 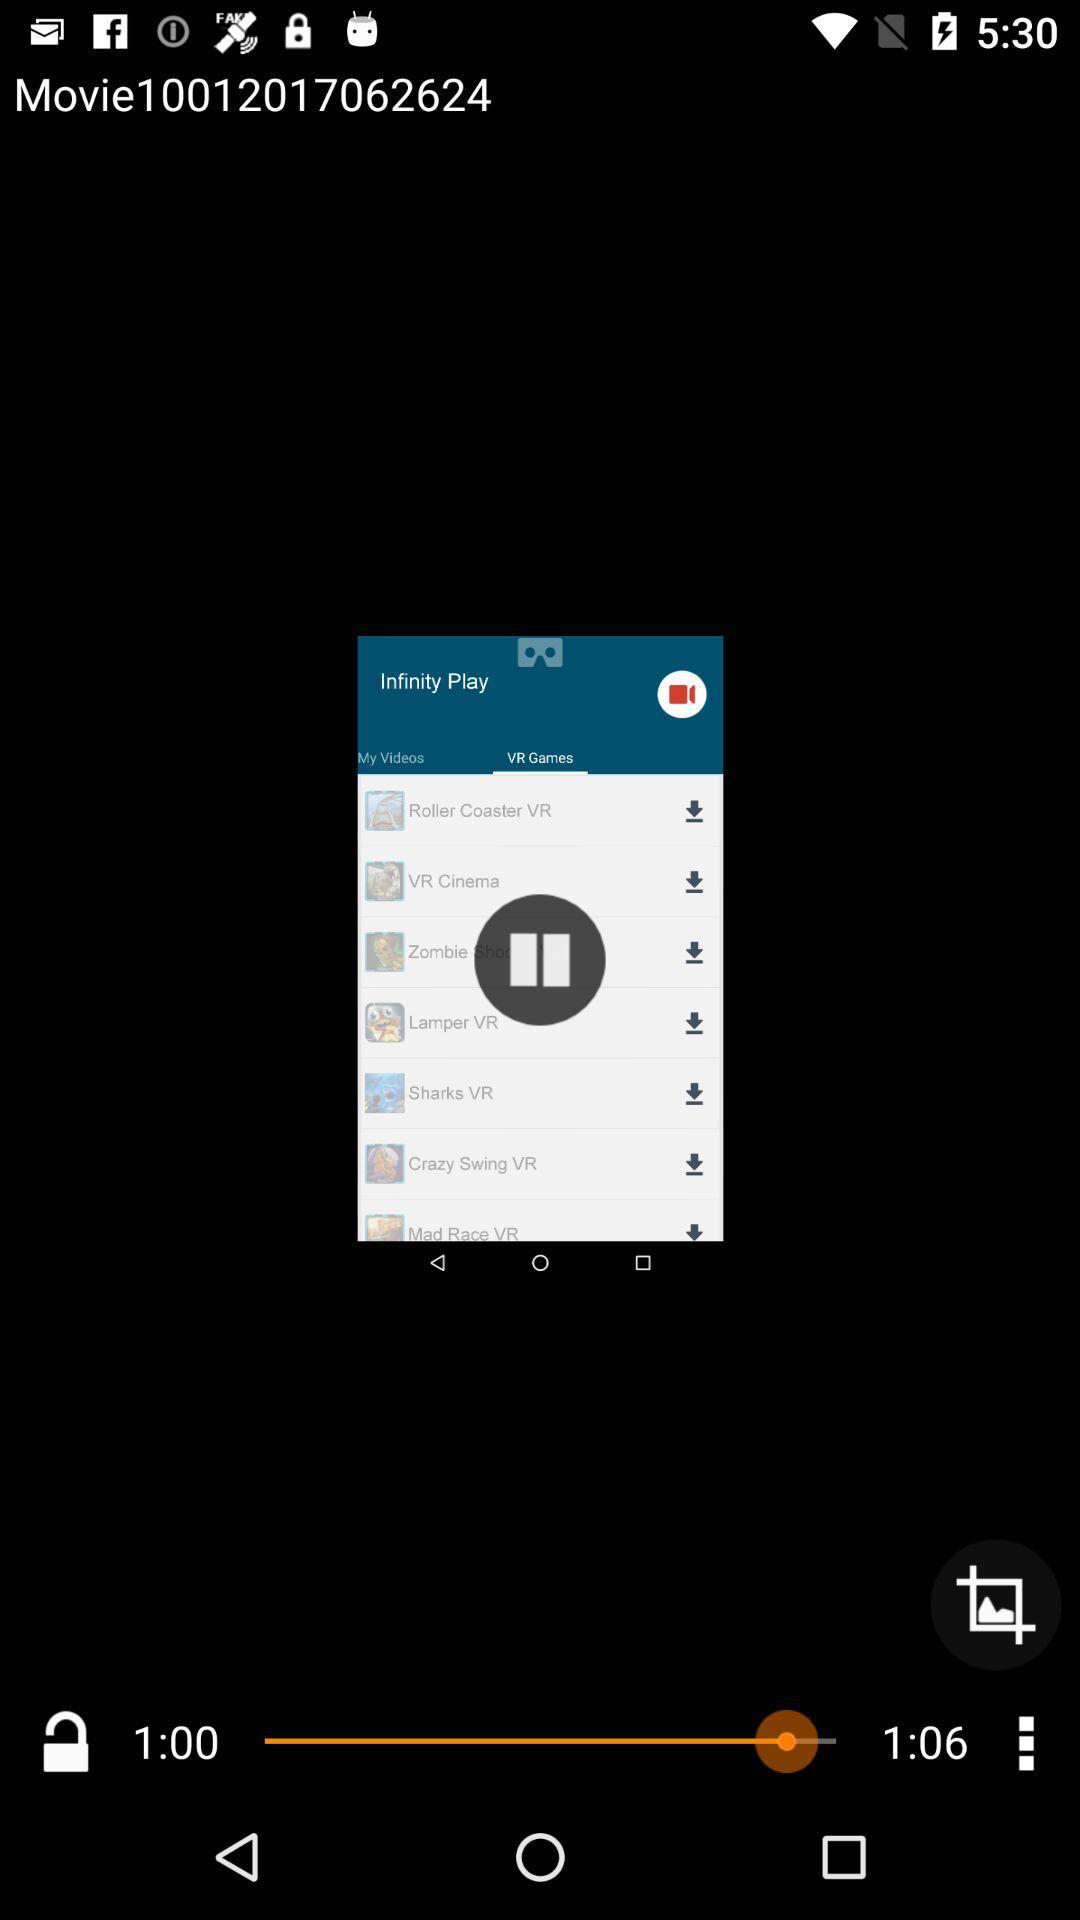 I want to click on the pause icon, so click(x=540, y=960).